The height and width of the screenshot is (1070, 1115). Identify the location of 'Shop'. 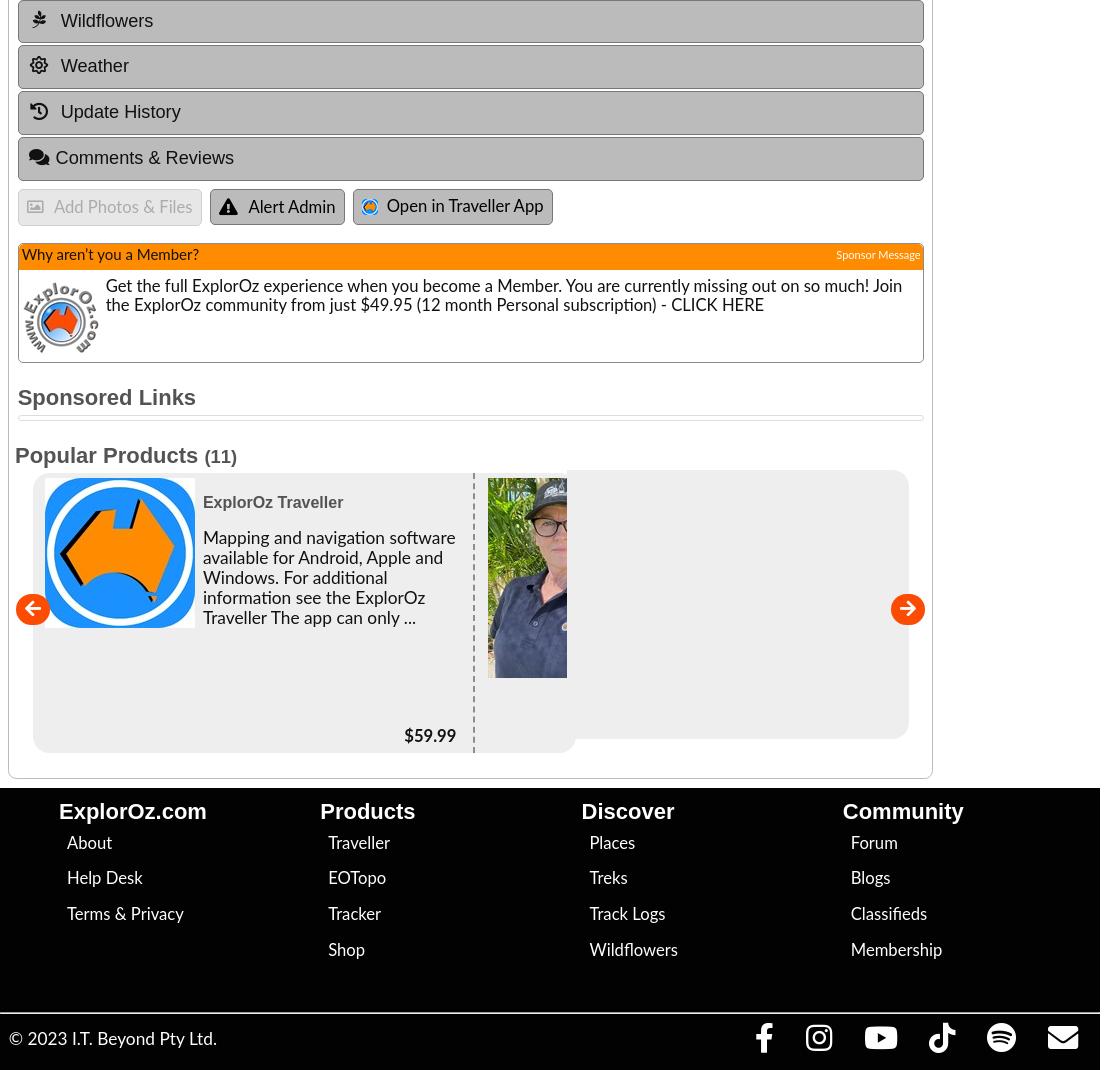
(328, 949).